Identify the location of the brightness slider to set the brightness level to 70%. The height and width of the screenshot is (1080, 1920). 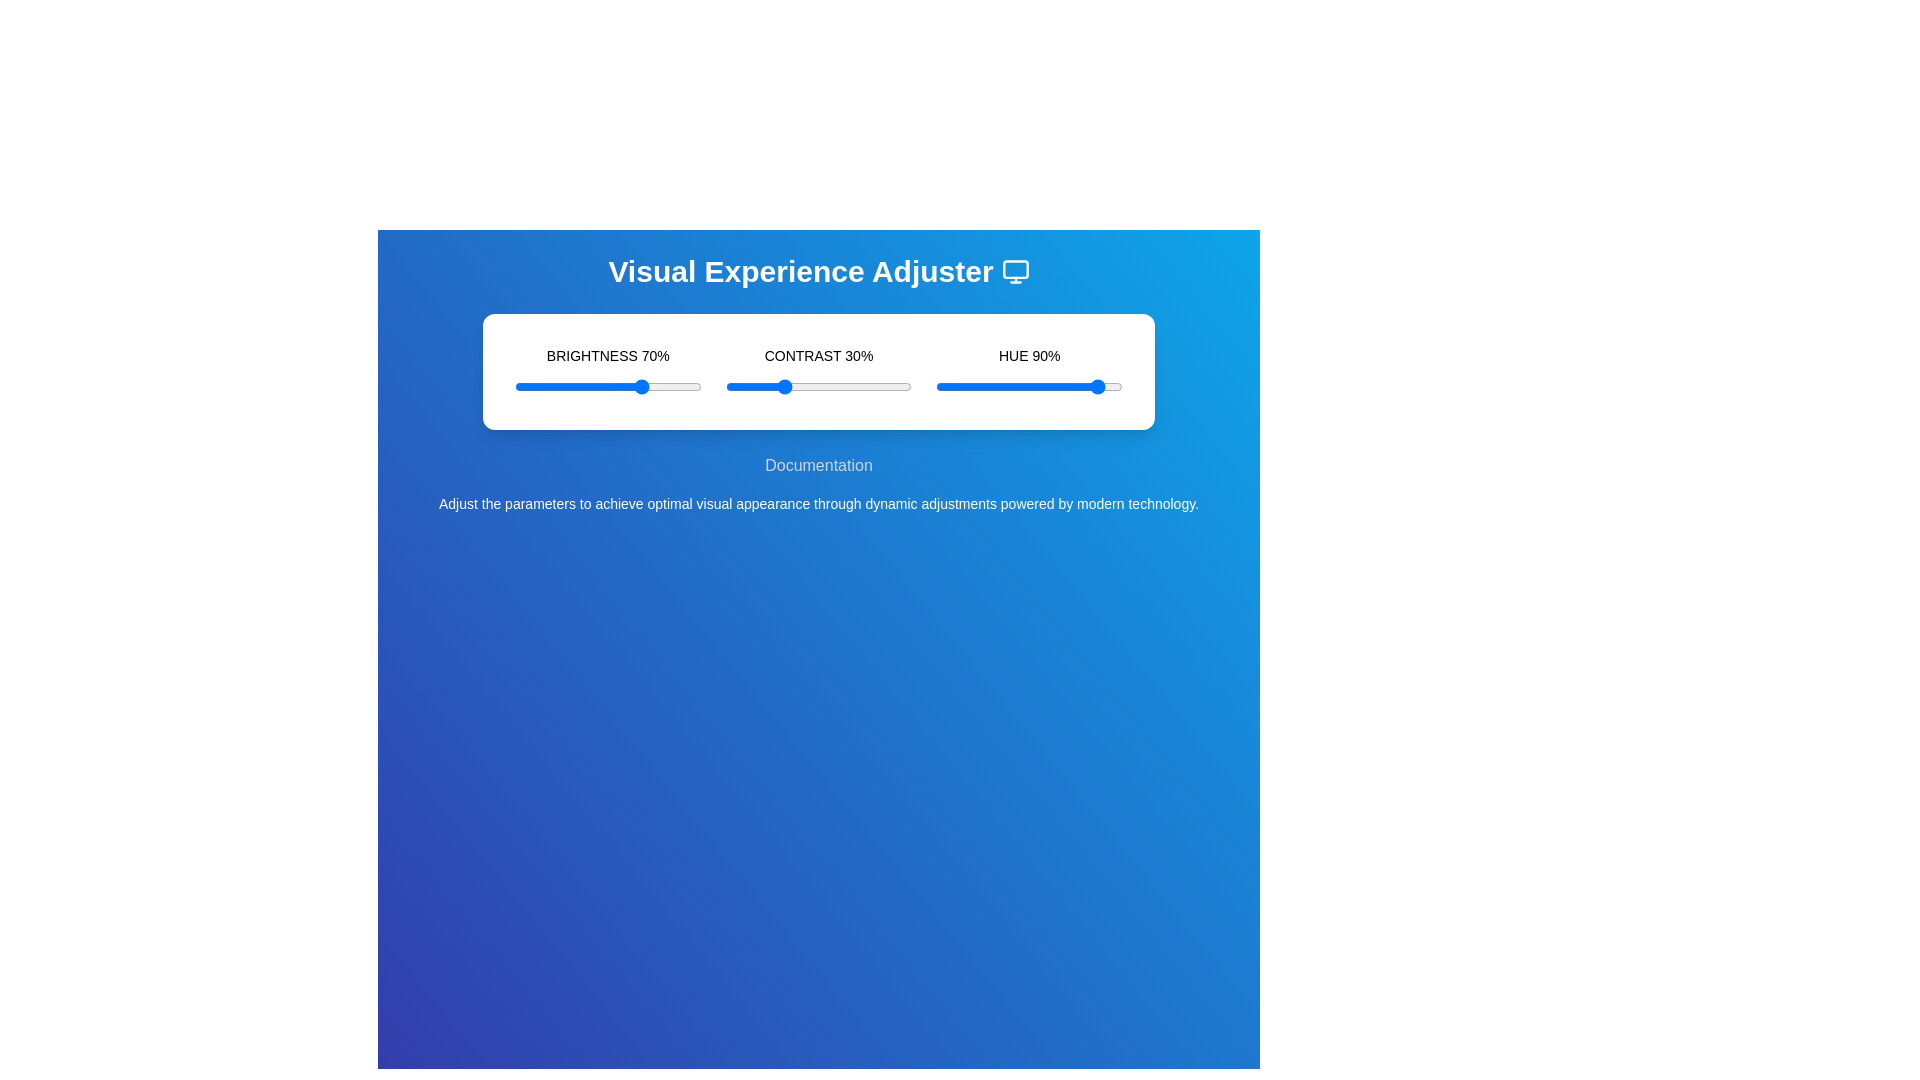
(645, 386).